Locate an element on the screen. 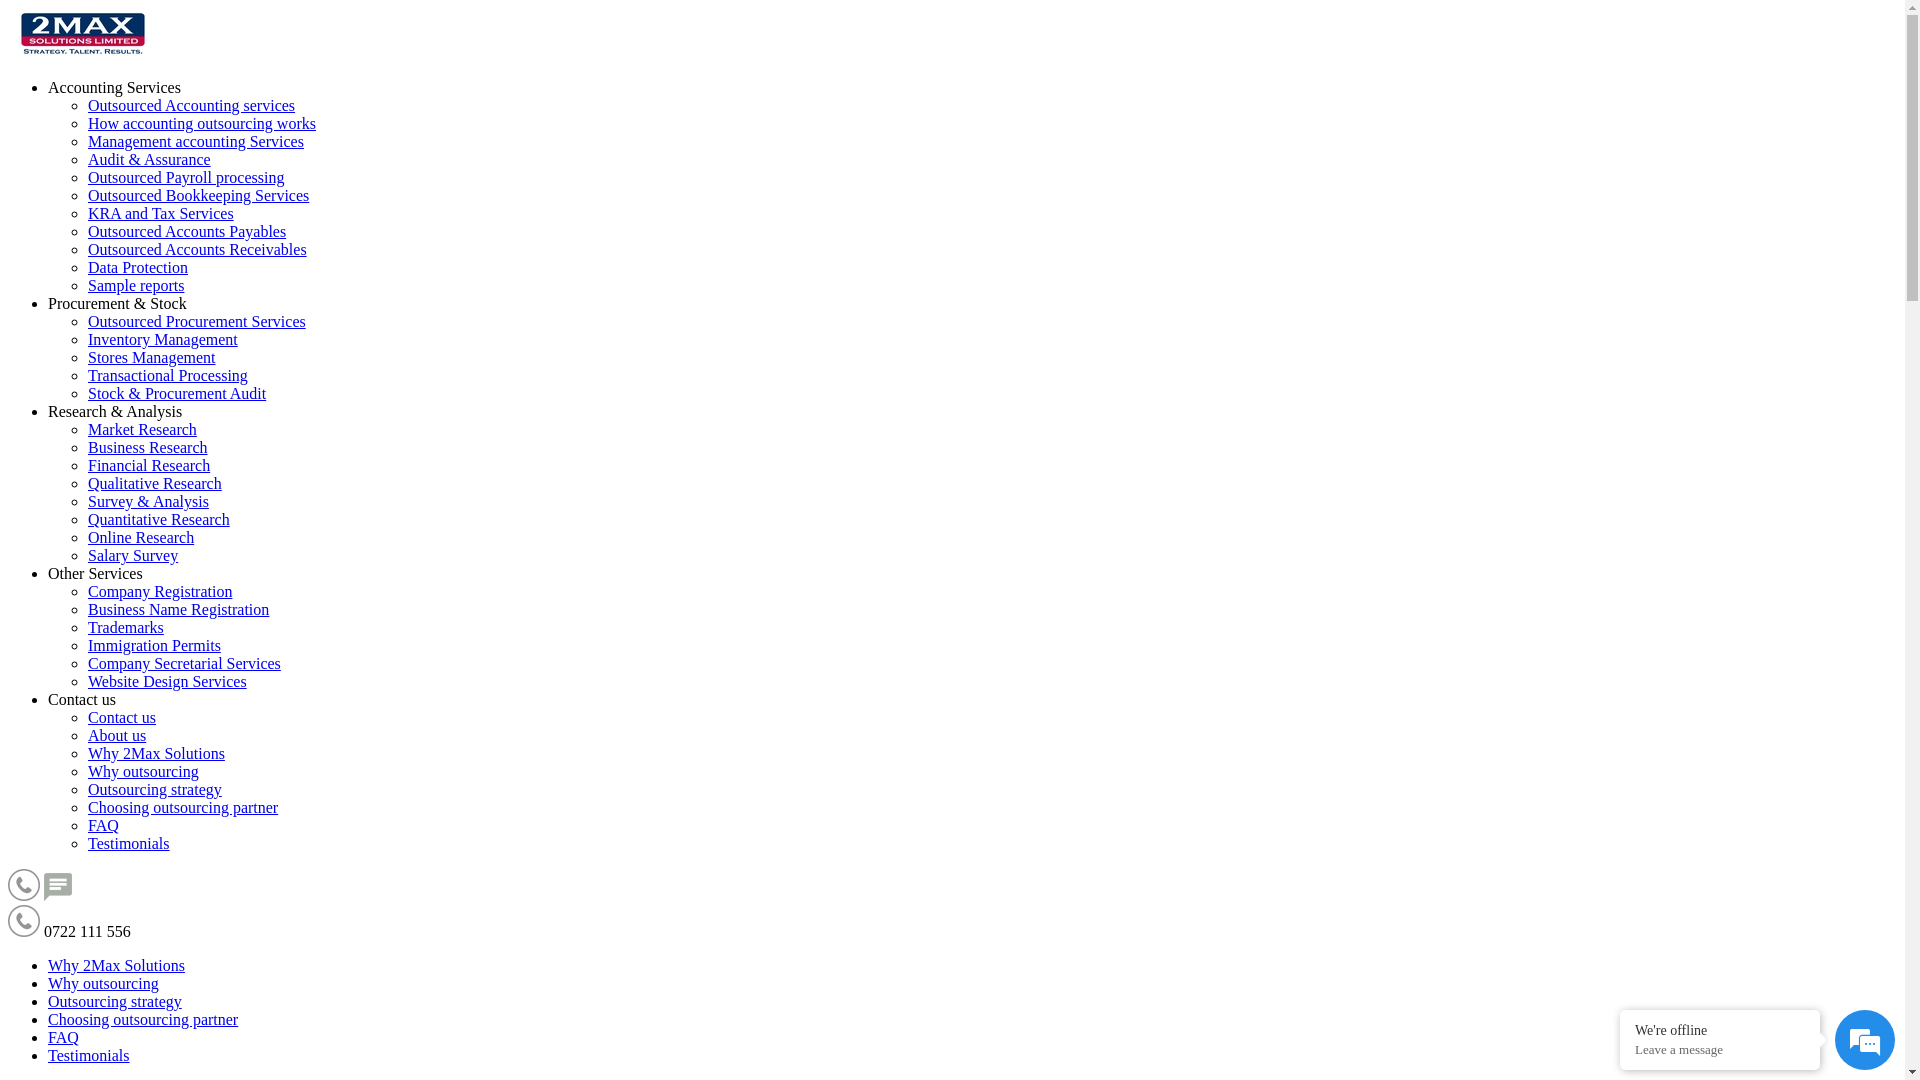 This screenshot has height=1080, width=1920. 'FAQ' is located at coordinates (102, 825).